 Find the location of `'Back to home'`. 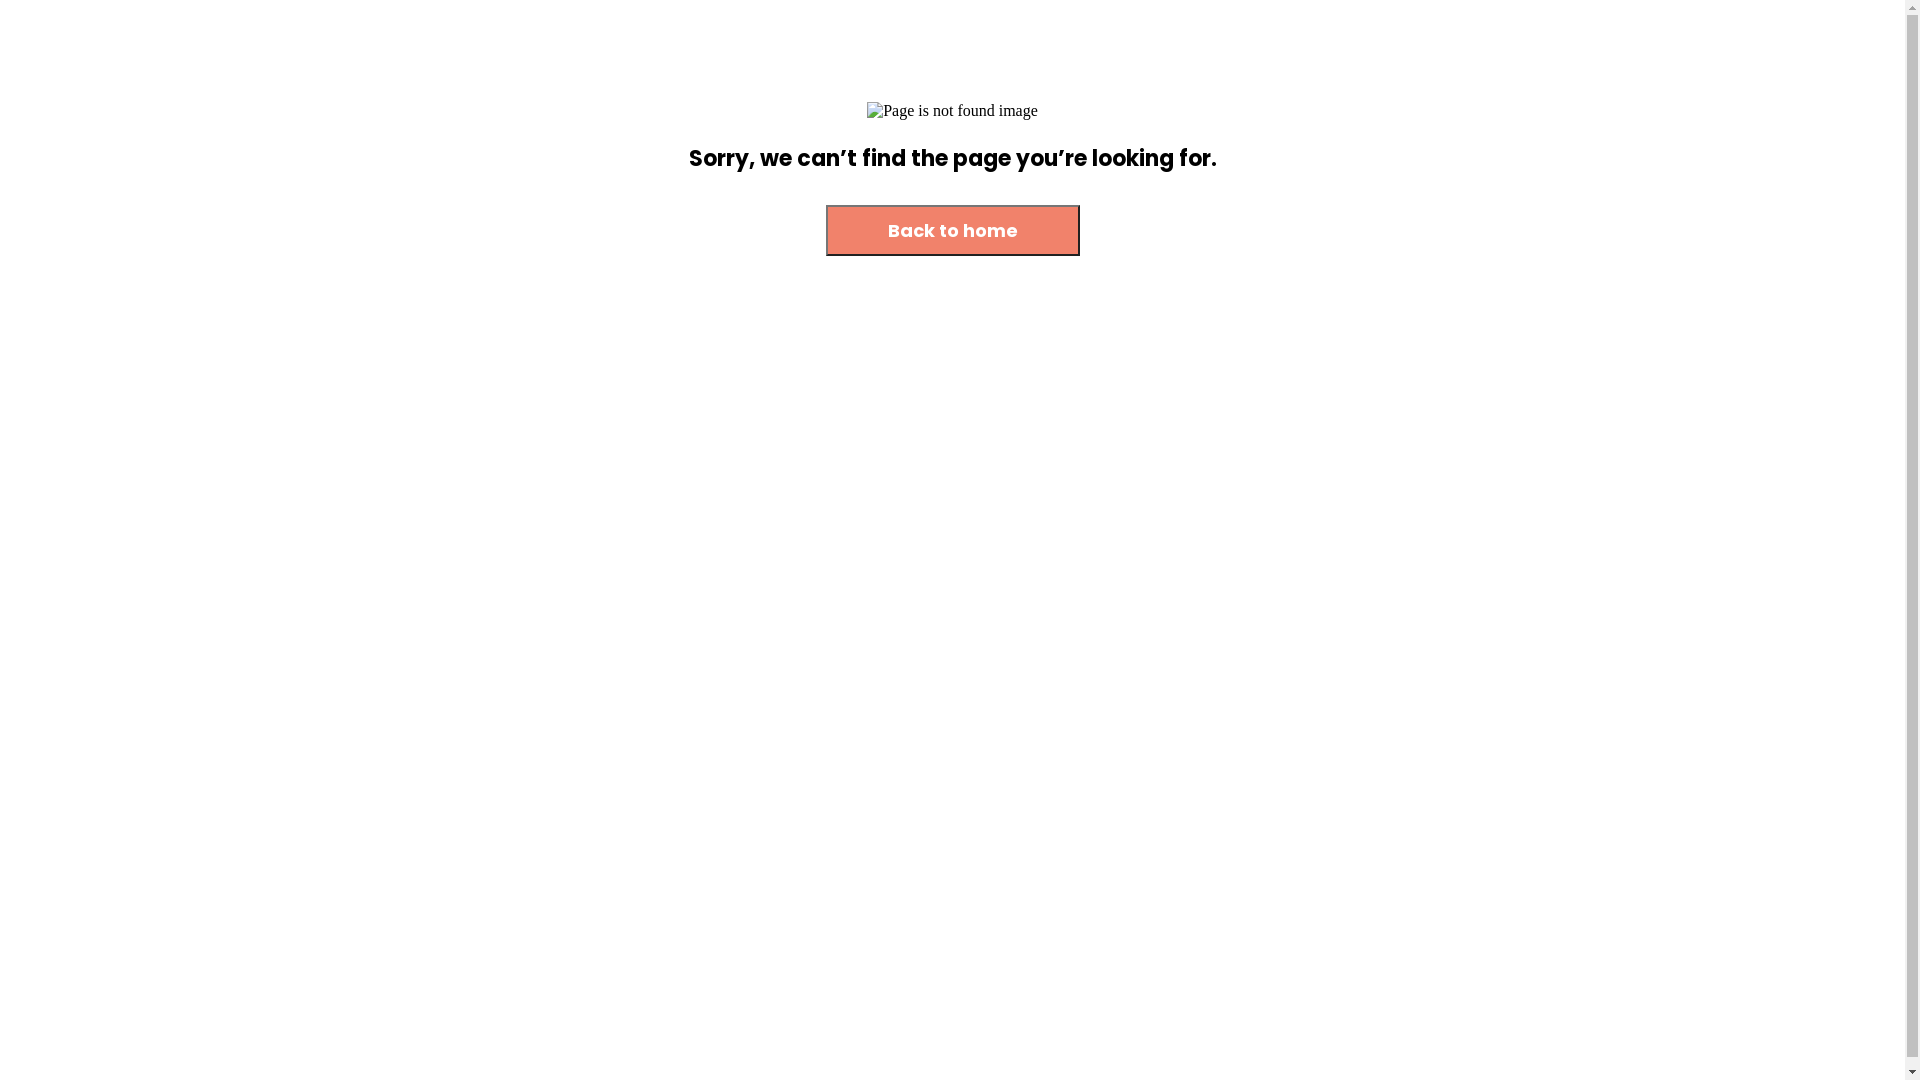

'Back to home' is located at coordinates (825, 230).